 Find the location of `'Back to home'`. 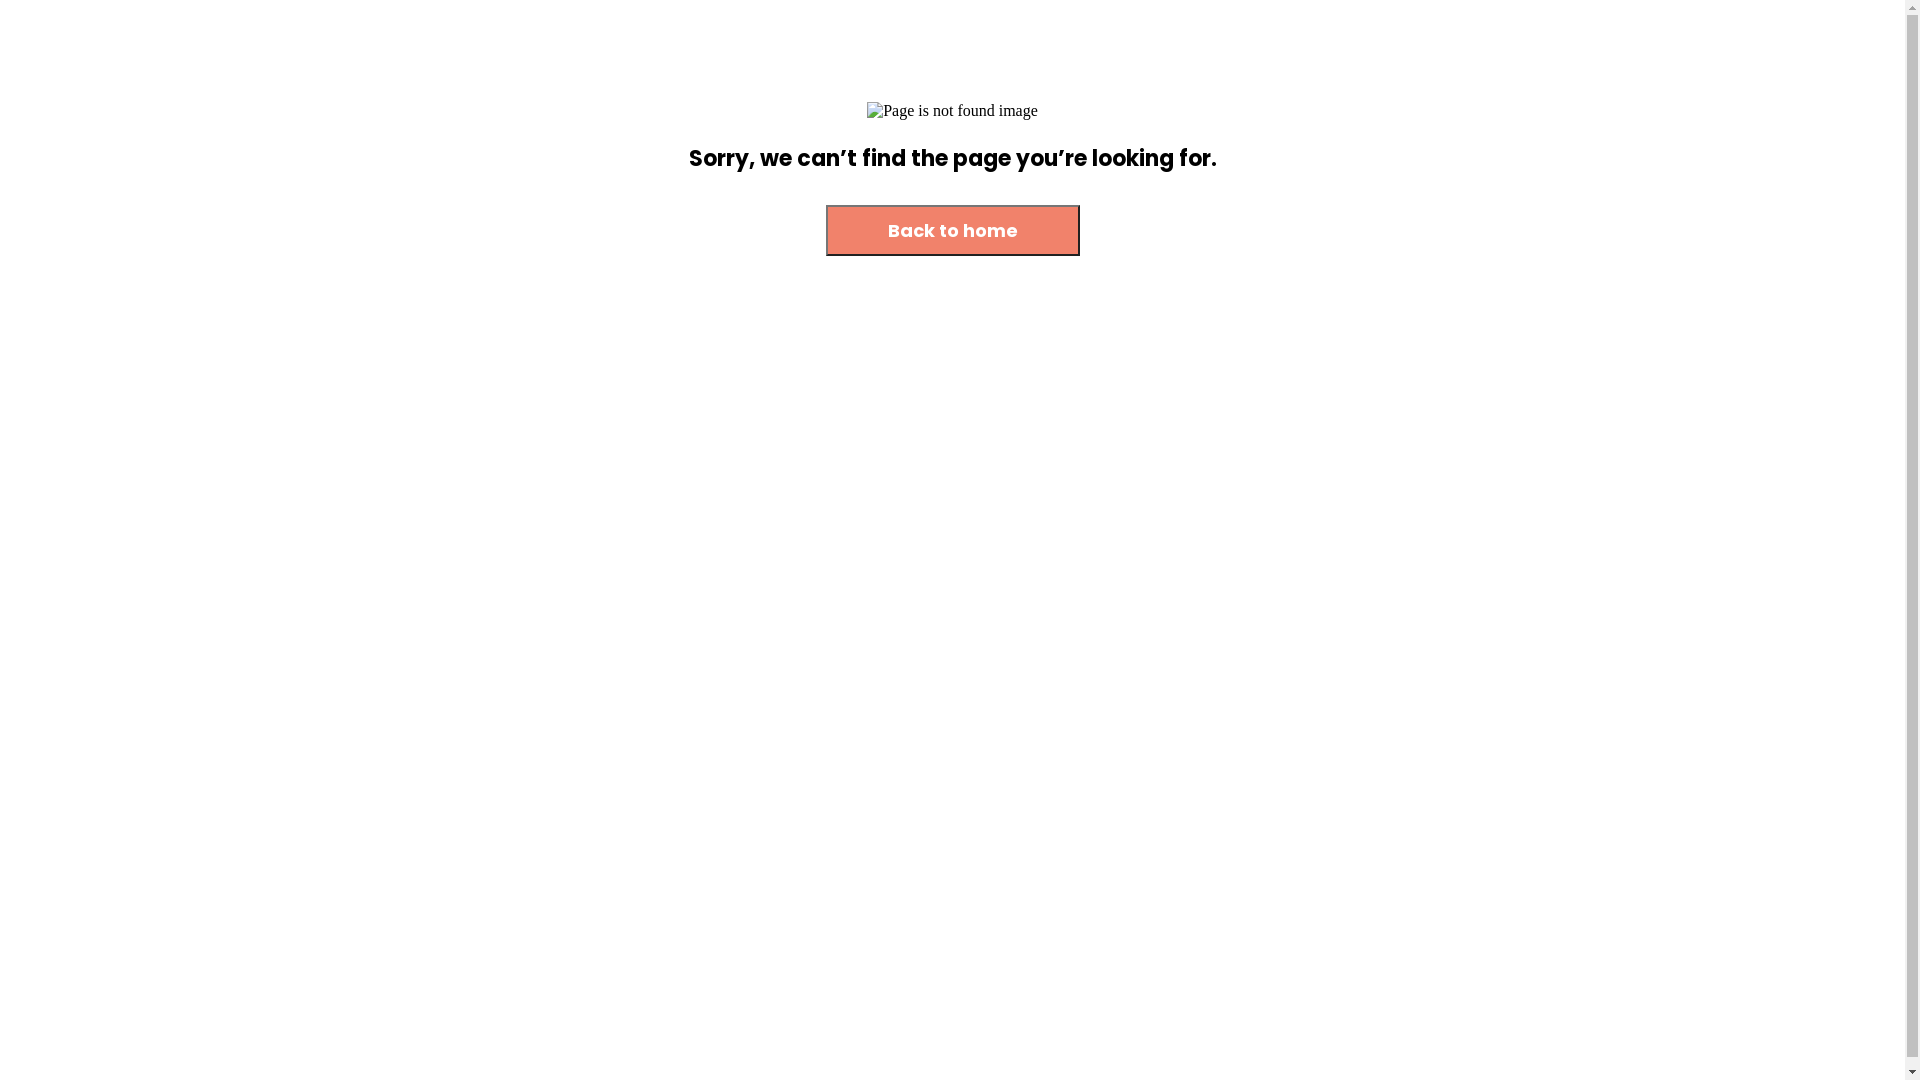

'Back to home' is located at coordinates (825, 230).